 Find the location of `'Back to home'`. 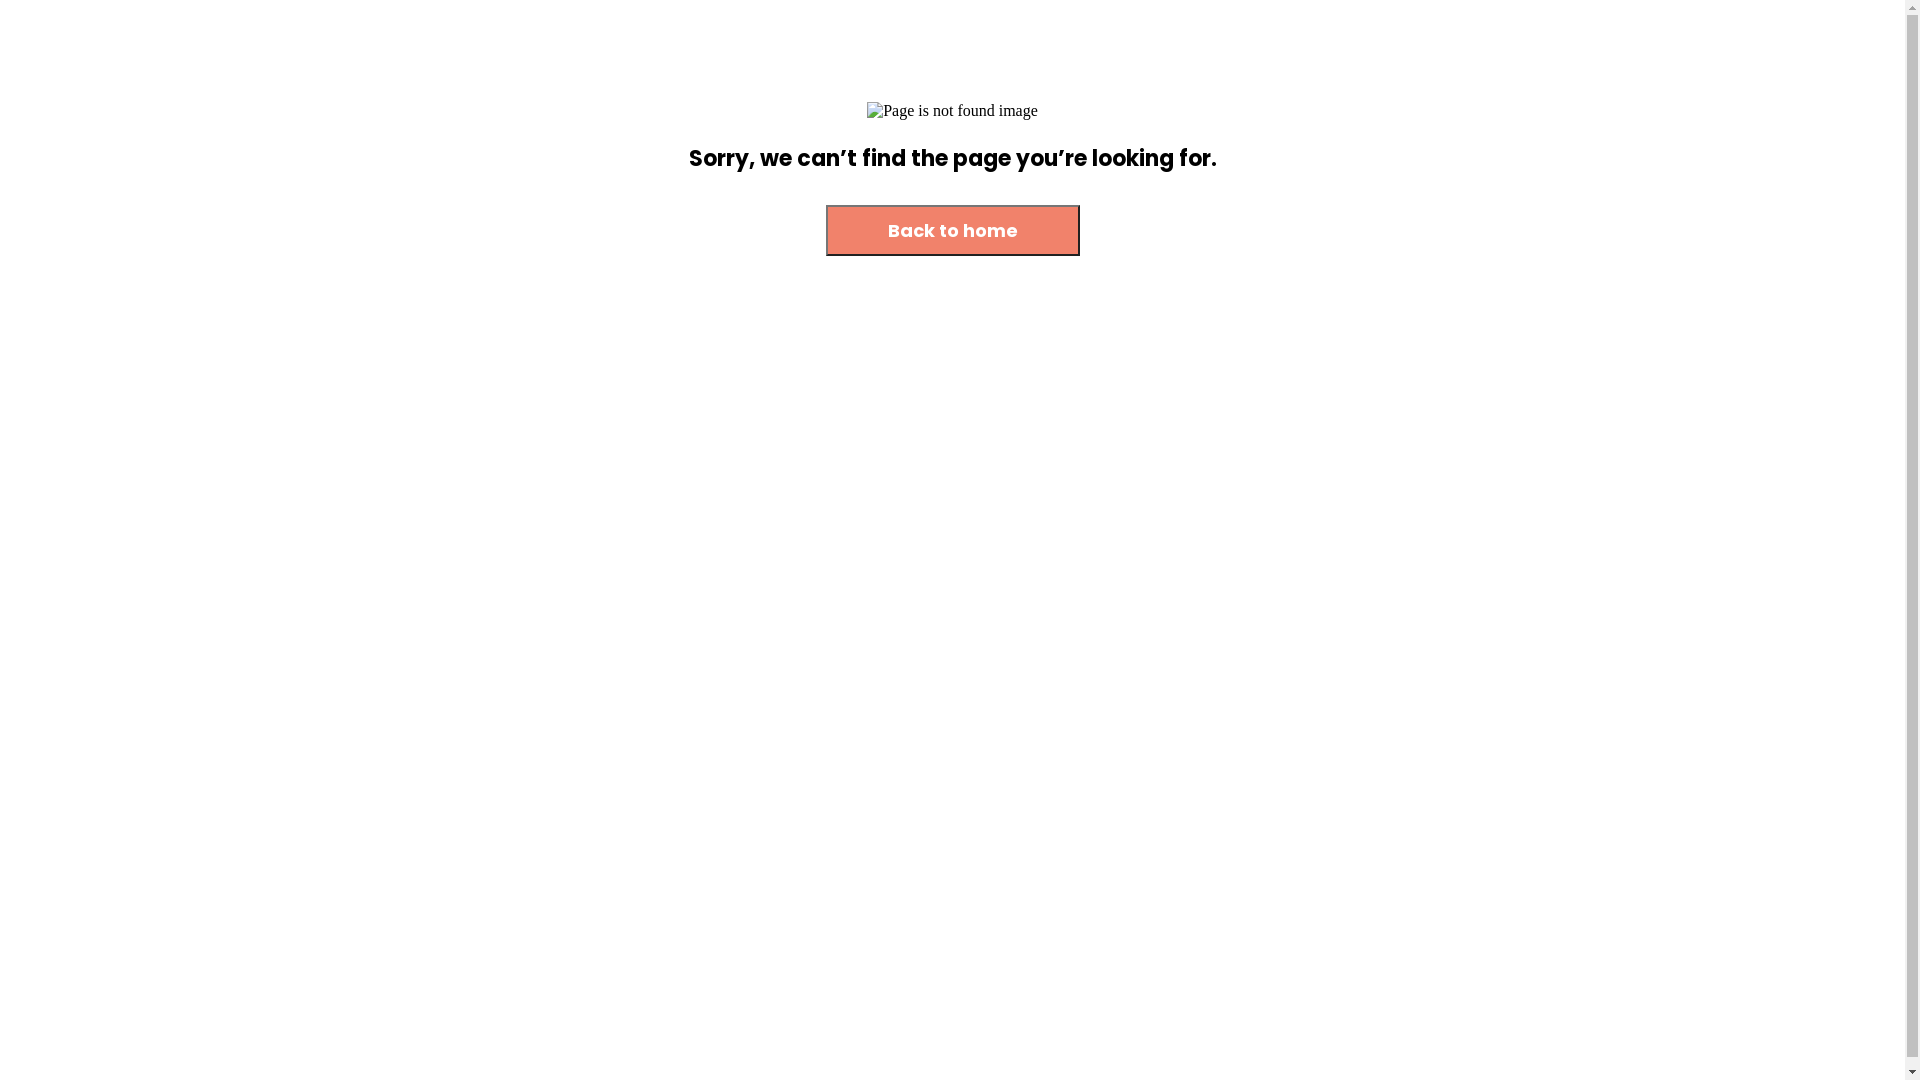

'Back to home' is located at coordinates (825, 230).